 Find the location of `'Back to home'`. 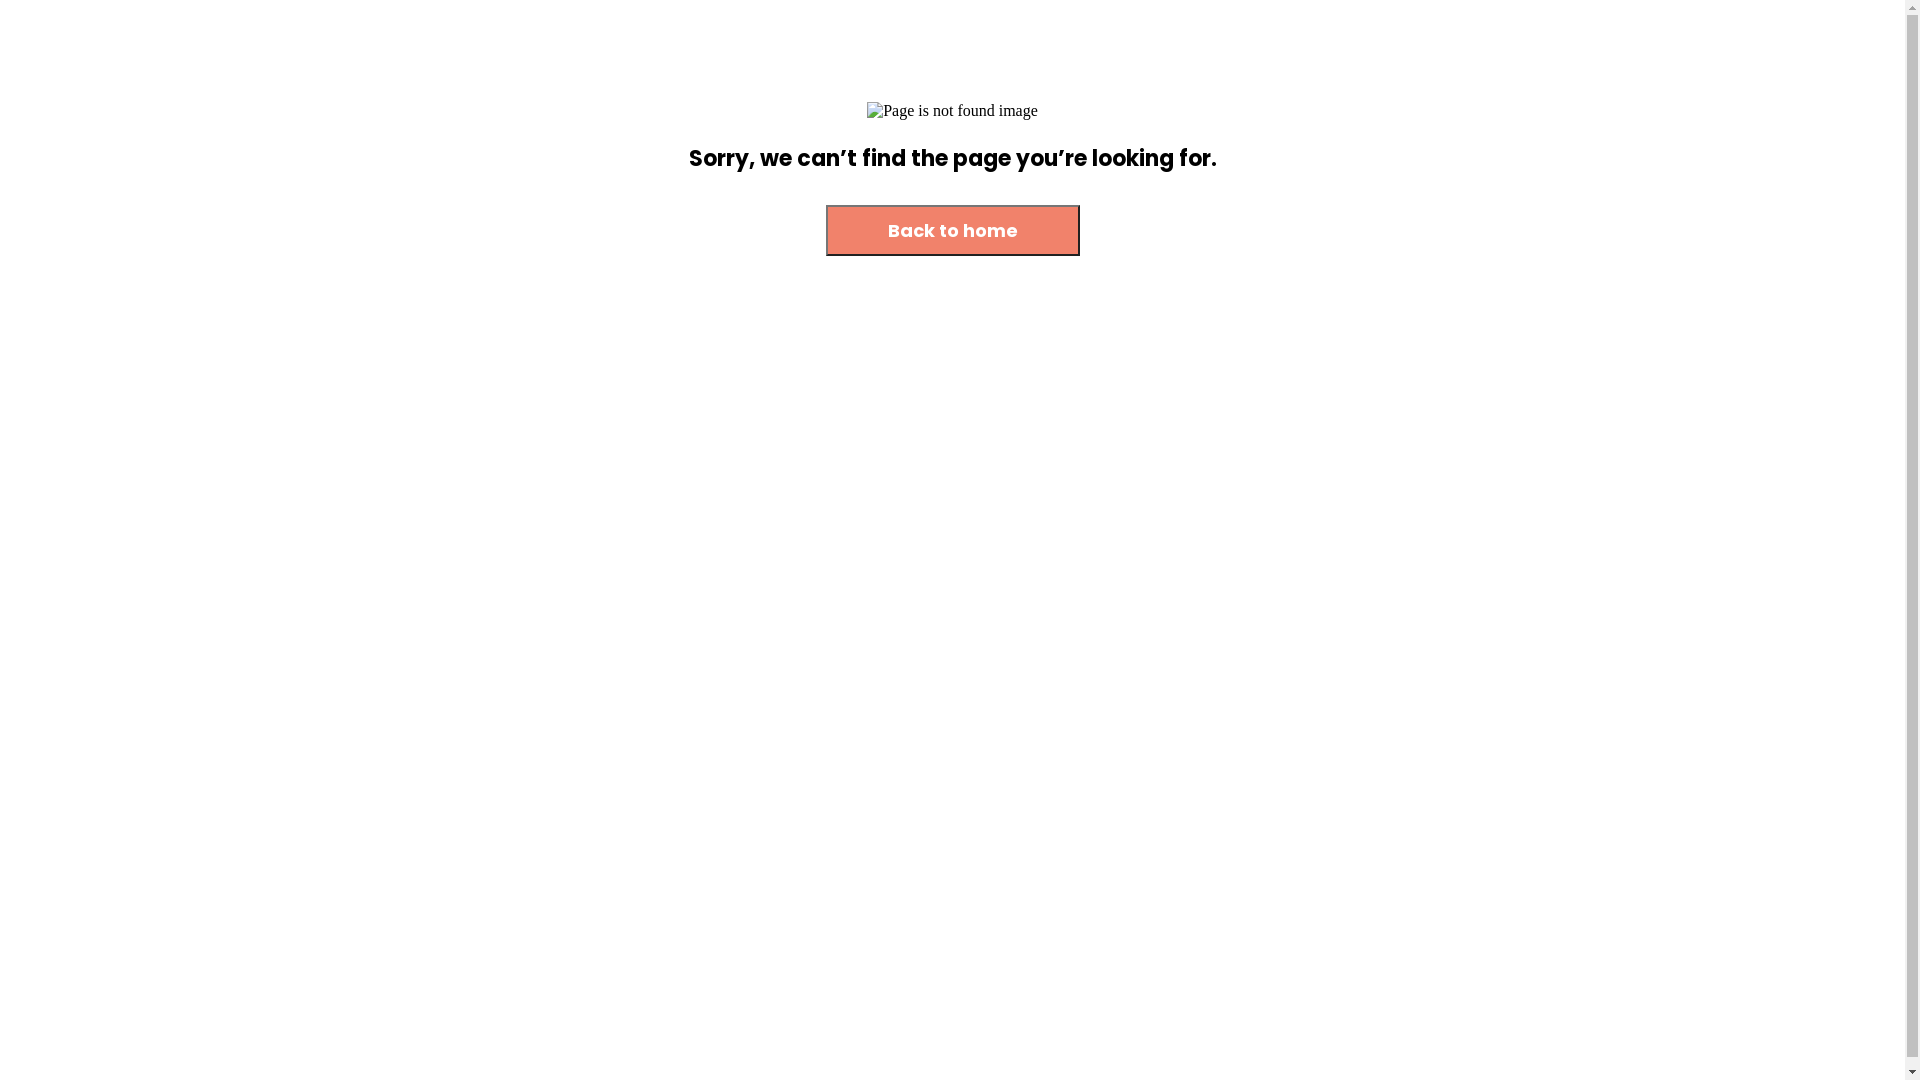

'Back to home' is located at coordinates (825, 230).